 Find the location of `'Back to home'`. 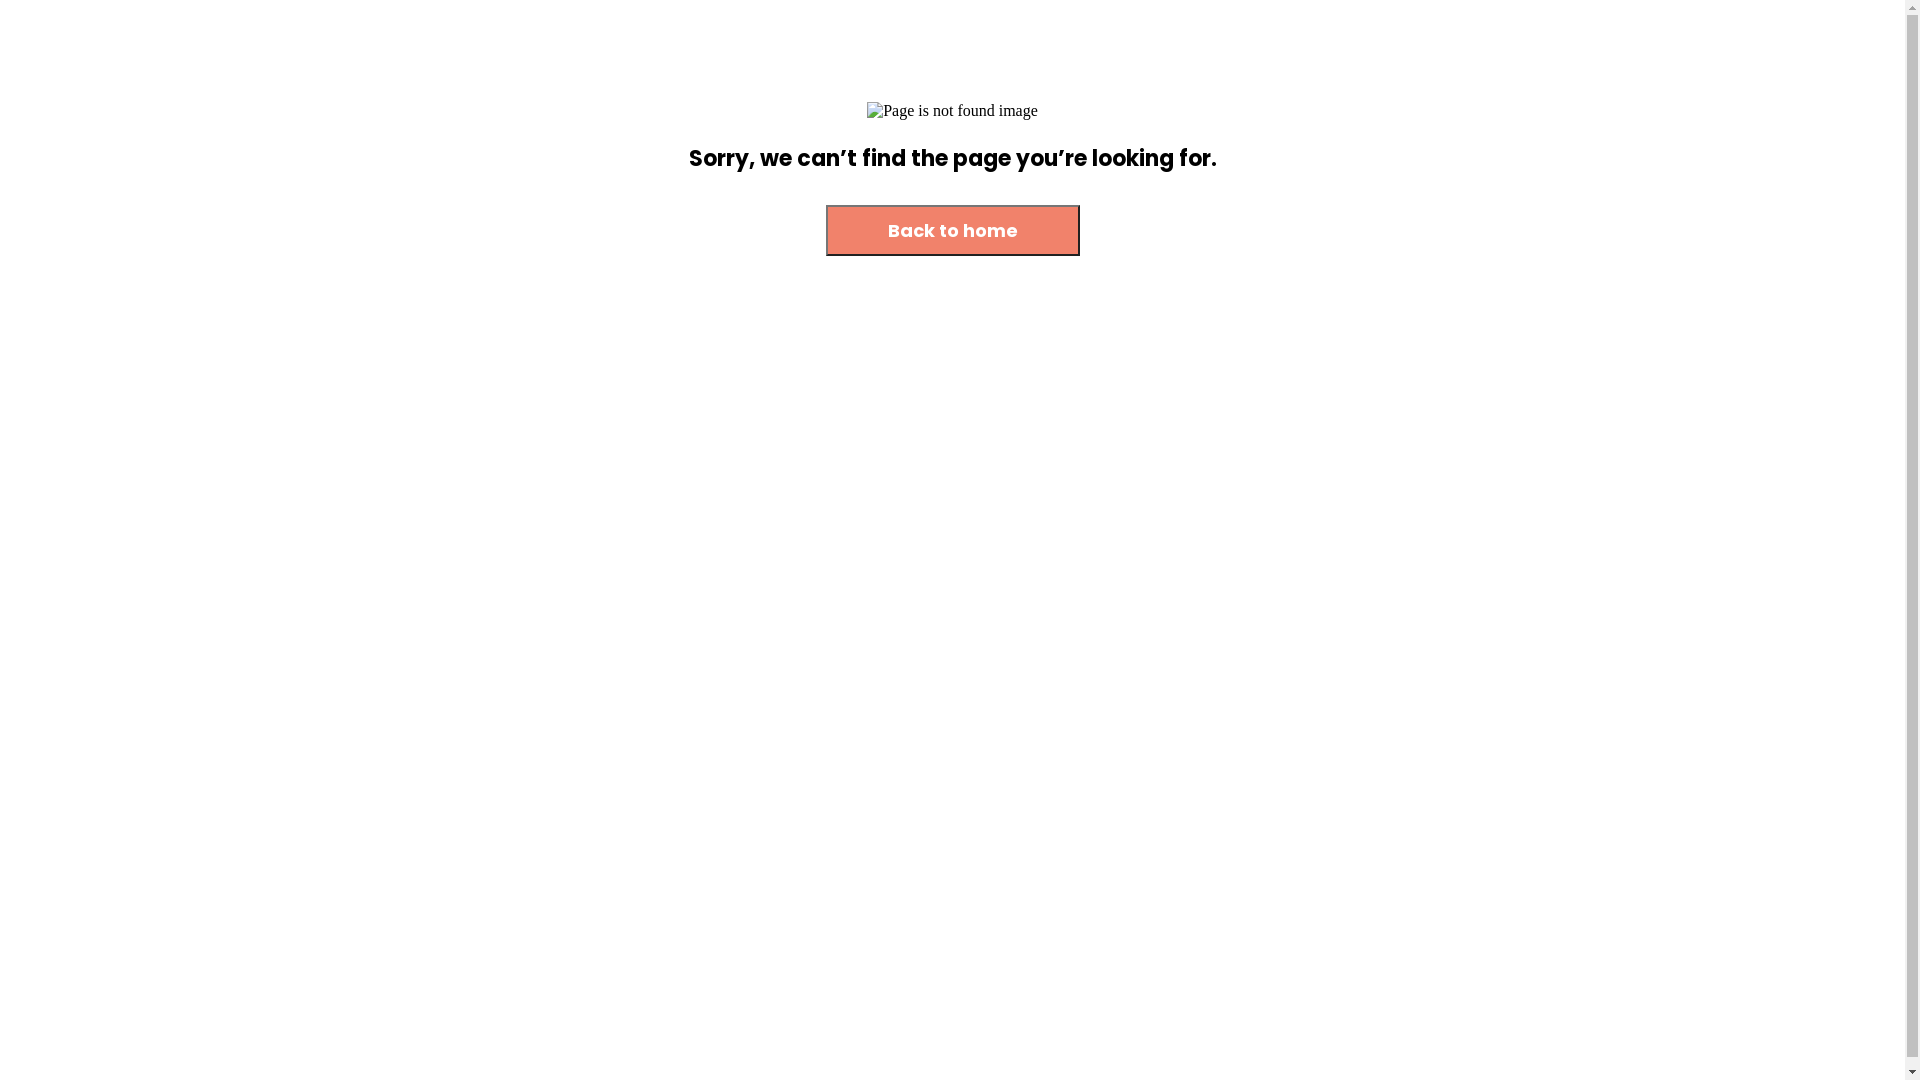

'Back to home' is located at coordinates (825, 230).